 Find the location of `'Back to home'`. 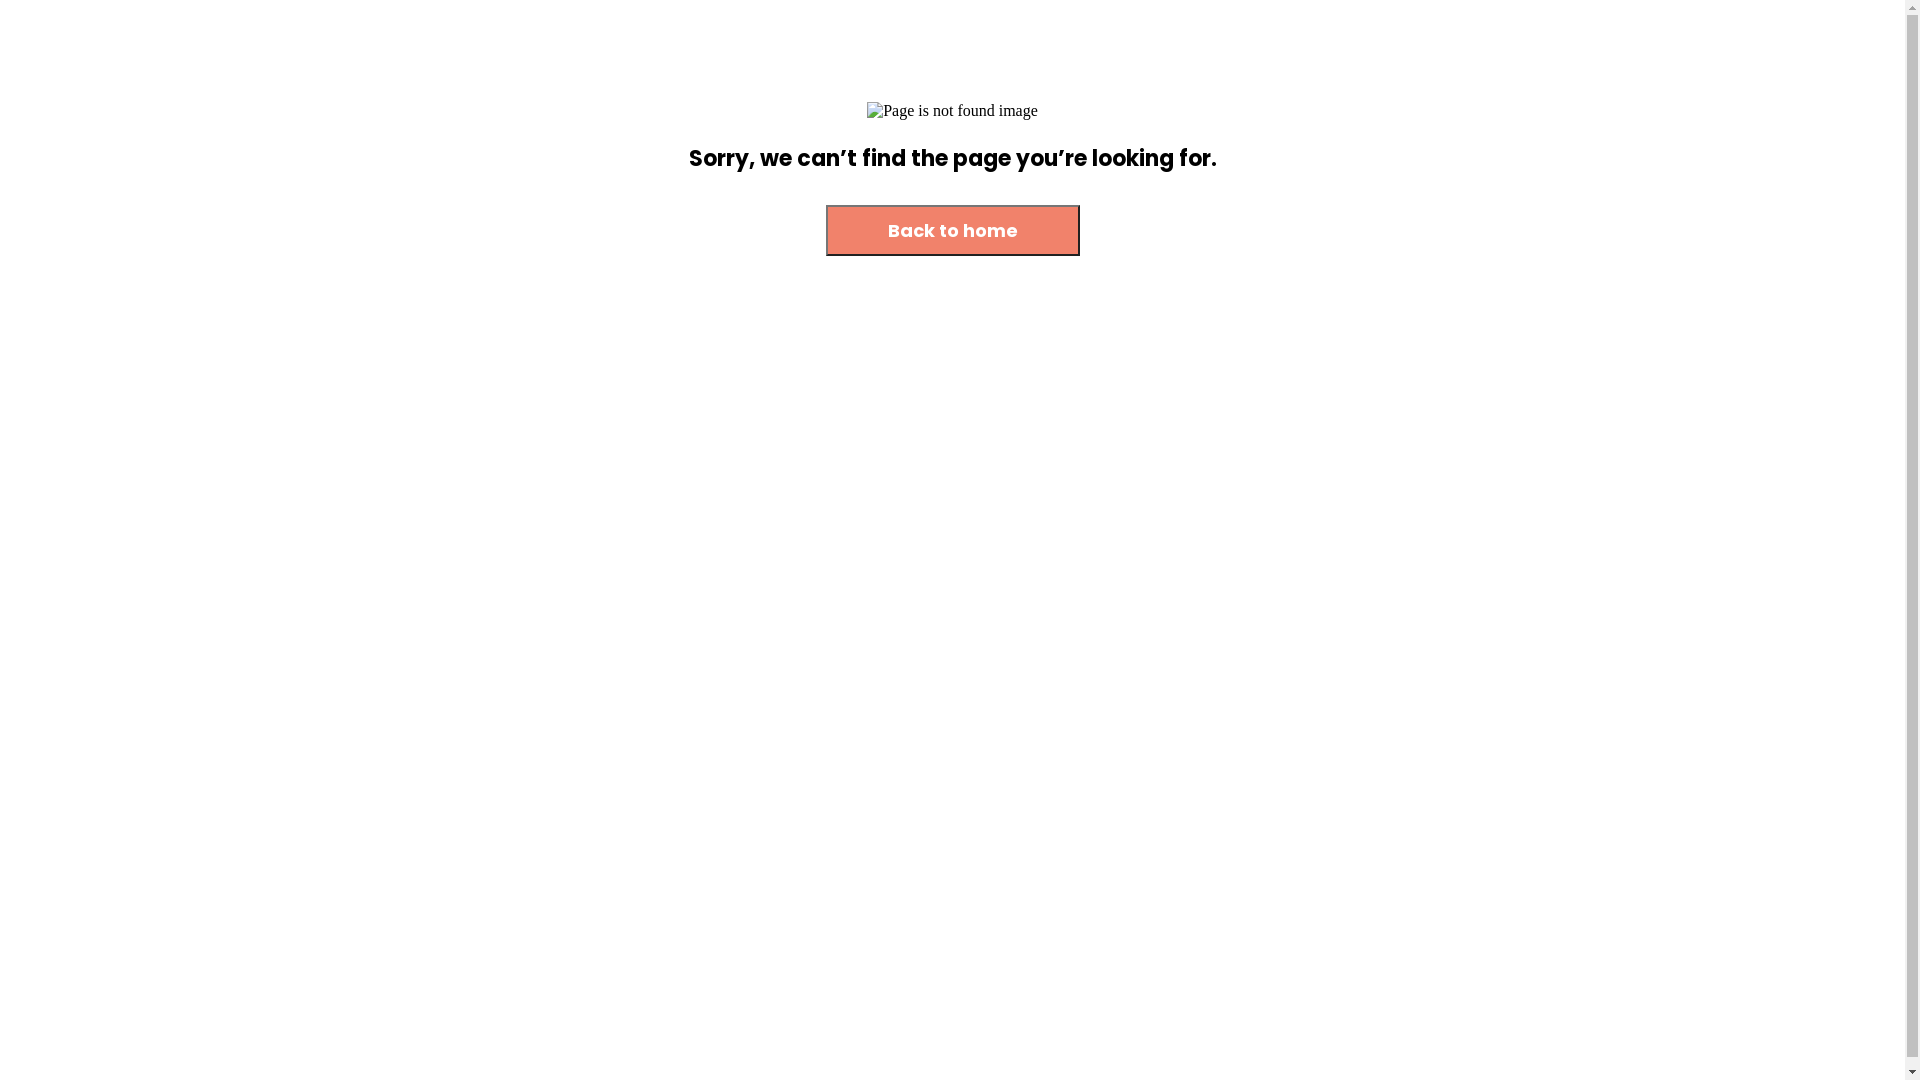

'Back to home' is located at coordinates (825, 230).